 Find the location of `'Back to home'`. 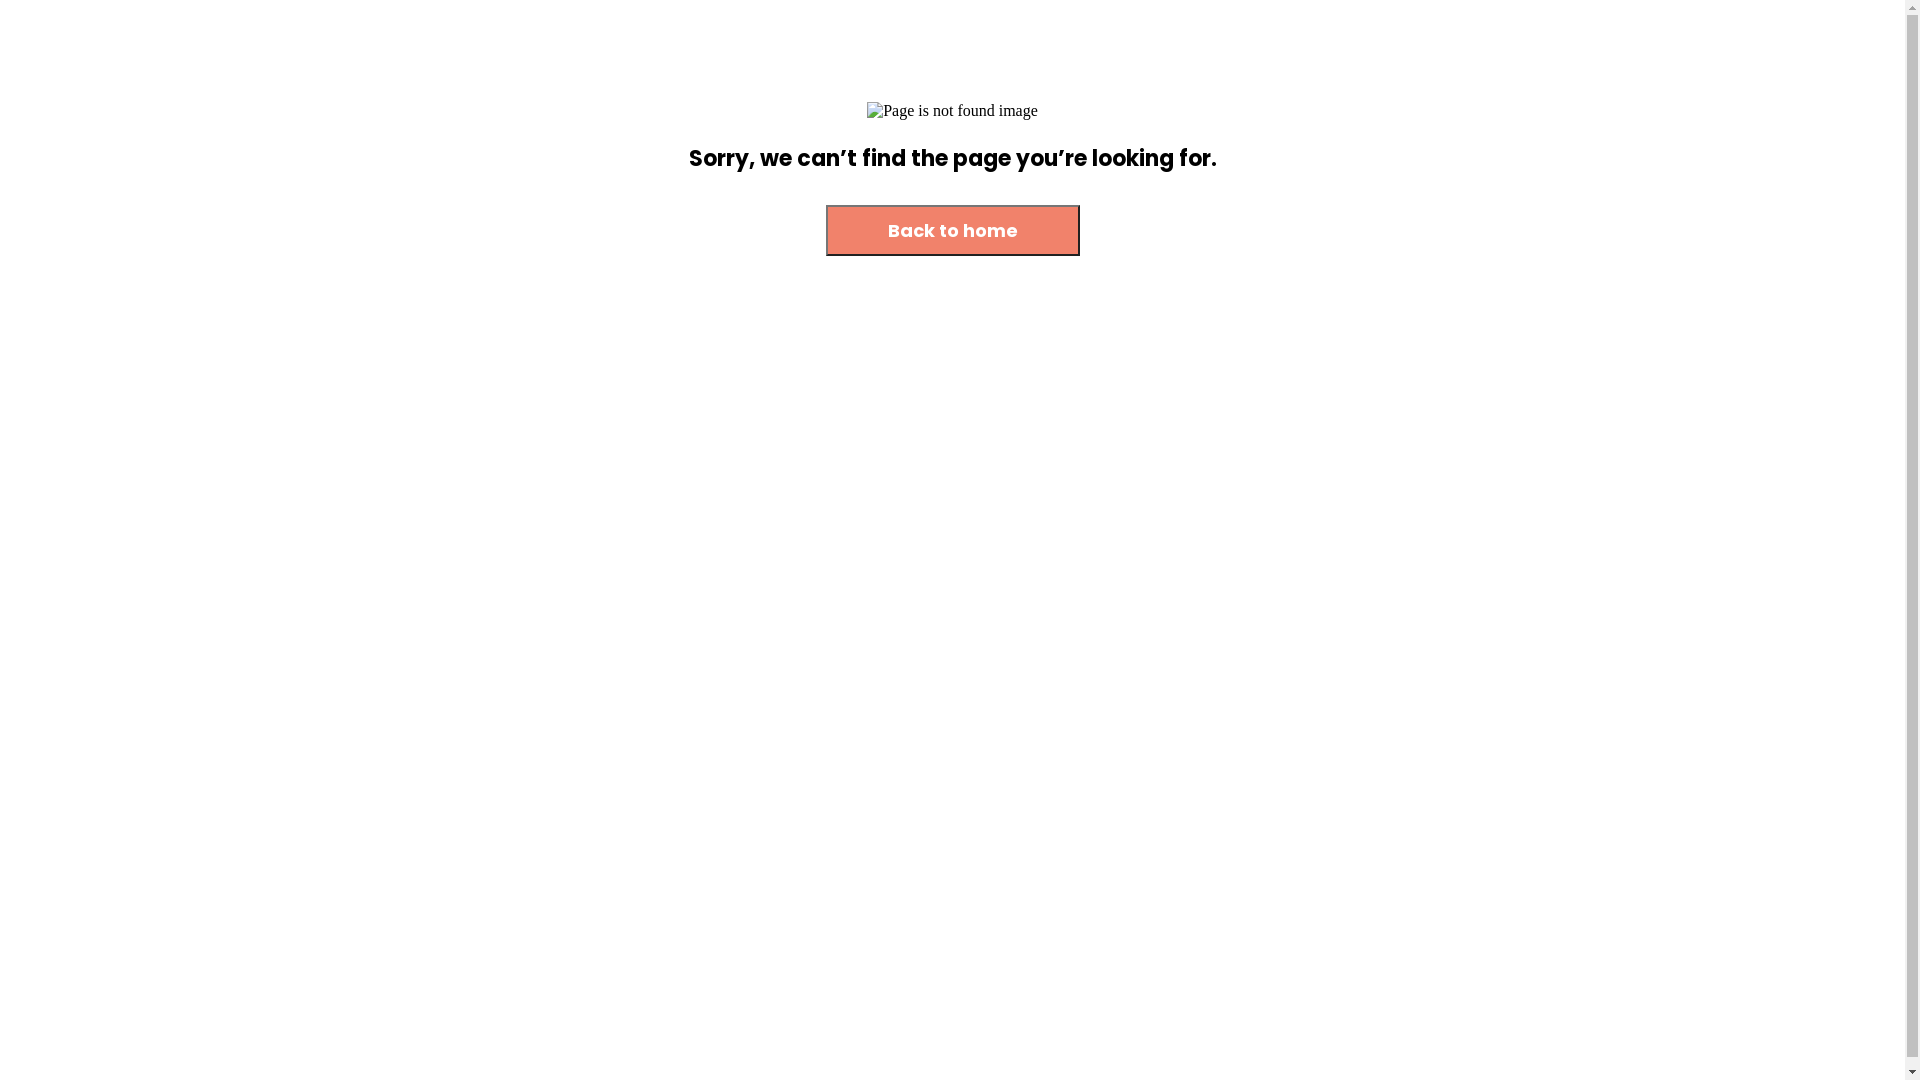

'Back to home' is located at coordinates (825, 230).